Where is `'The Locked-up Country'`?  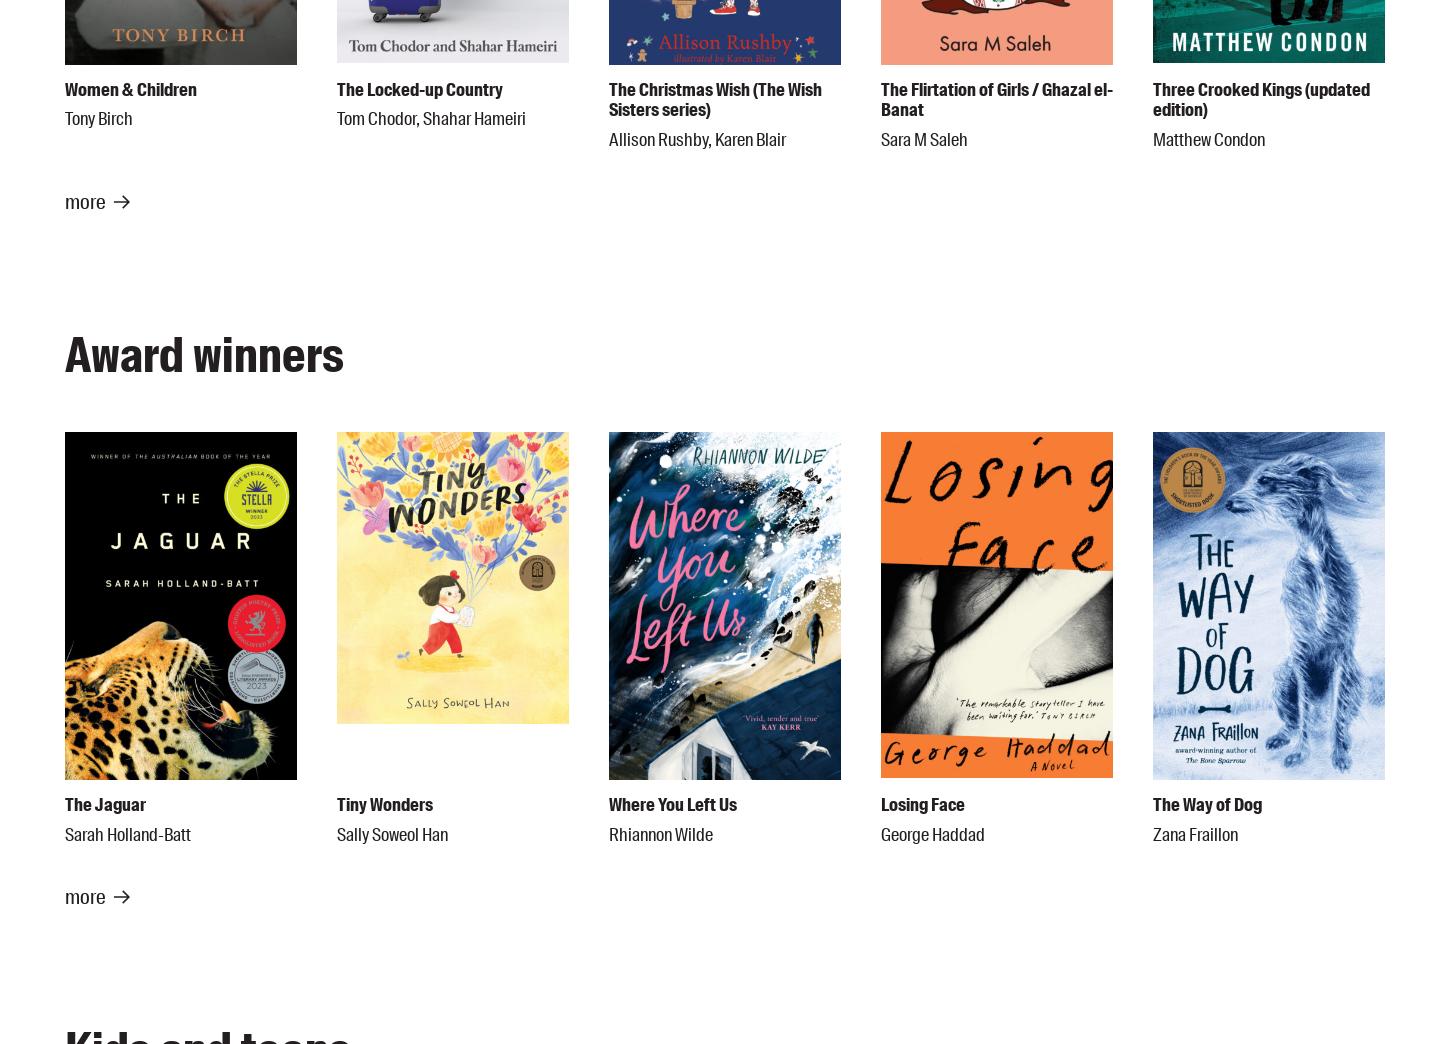
'The Locked-up Country' is located at coordinates (419, 88).